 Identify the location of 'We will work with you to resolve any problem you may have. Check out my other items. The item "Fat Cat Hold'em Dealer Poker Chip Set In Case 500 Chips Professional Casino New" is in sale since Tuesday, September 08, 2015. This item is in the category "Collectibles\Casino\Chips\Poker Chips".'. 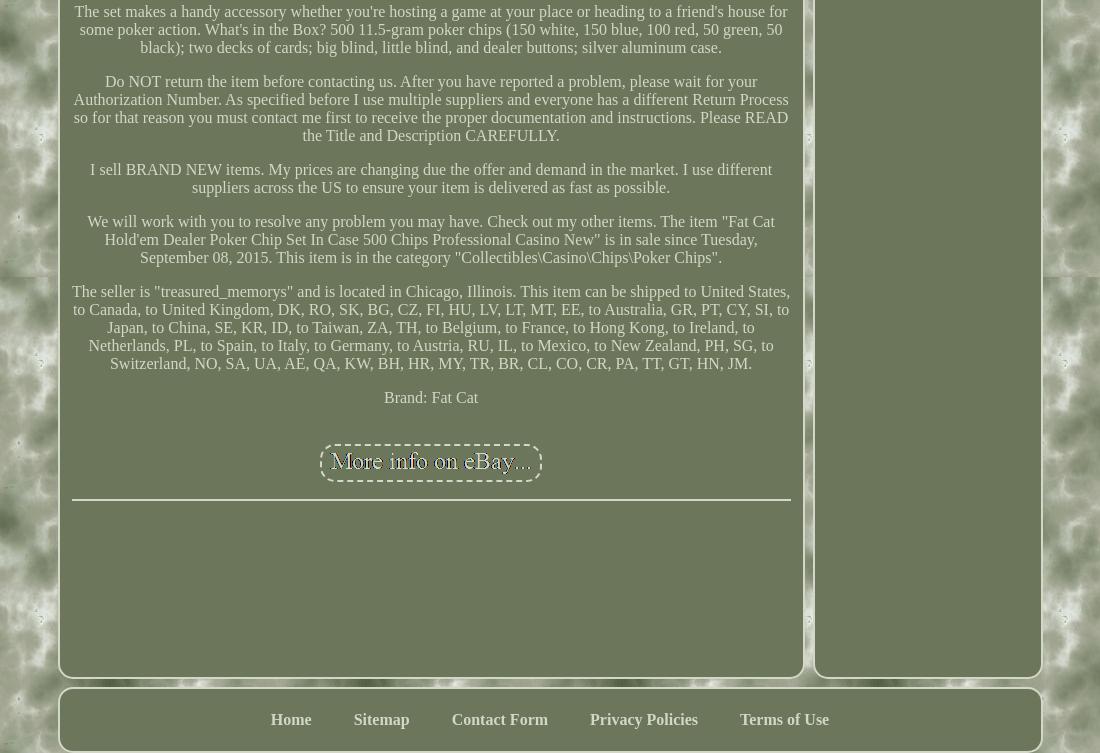
(429, 237).